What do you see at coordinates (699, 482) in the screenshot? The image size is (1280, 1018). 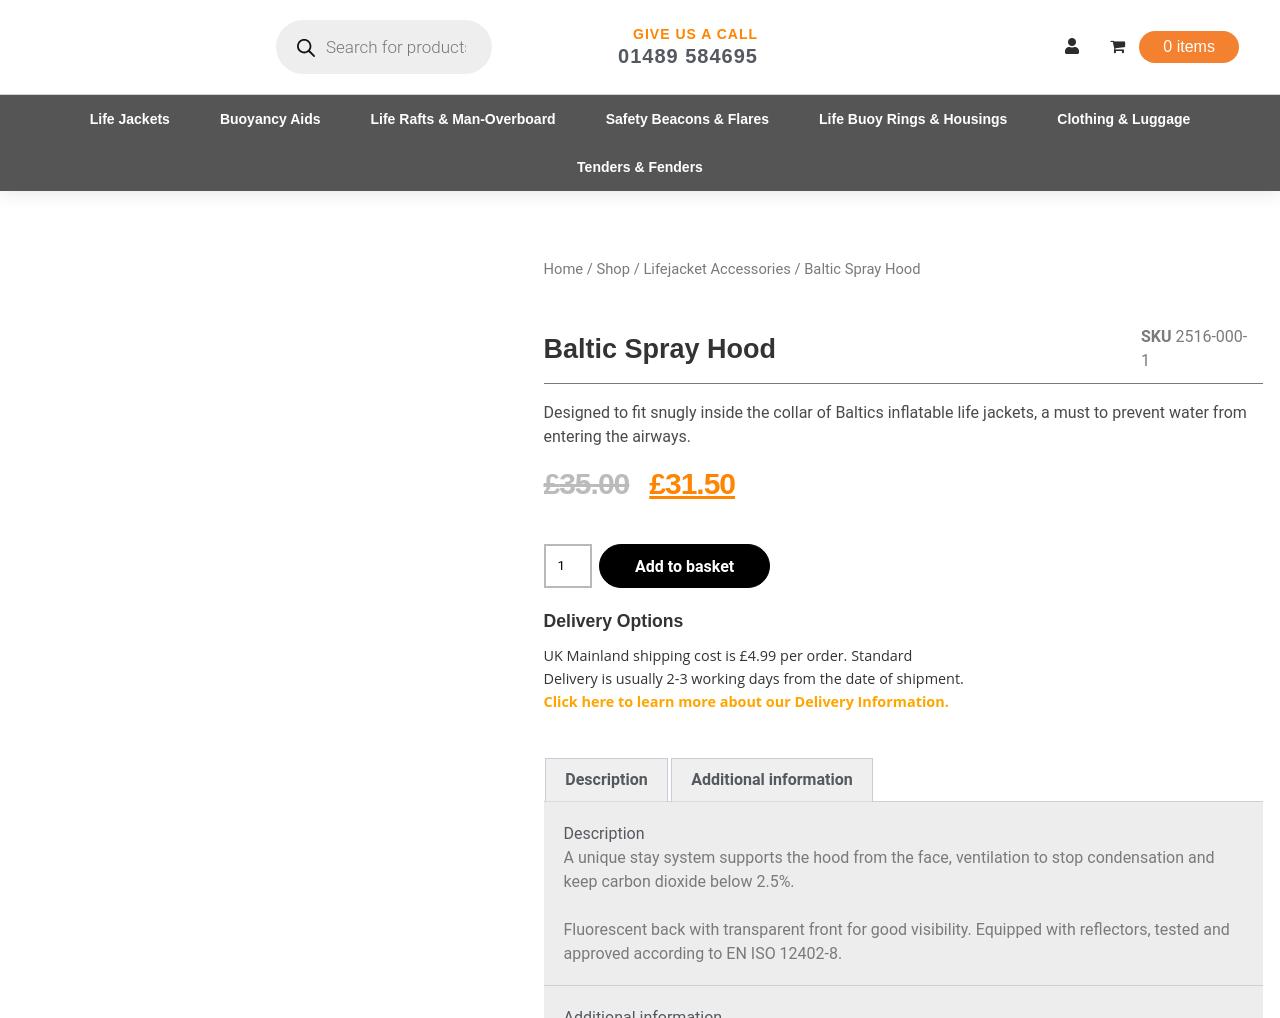 I see `'31.50'` at bounding box center [699, 482].